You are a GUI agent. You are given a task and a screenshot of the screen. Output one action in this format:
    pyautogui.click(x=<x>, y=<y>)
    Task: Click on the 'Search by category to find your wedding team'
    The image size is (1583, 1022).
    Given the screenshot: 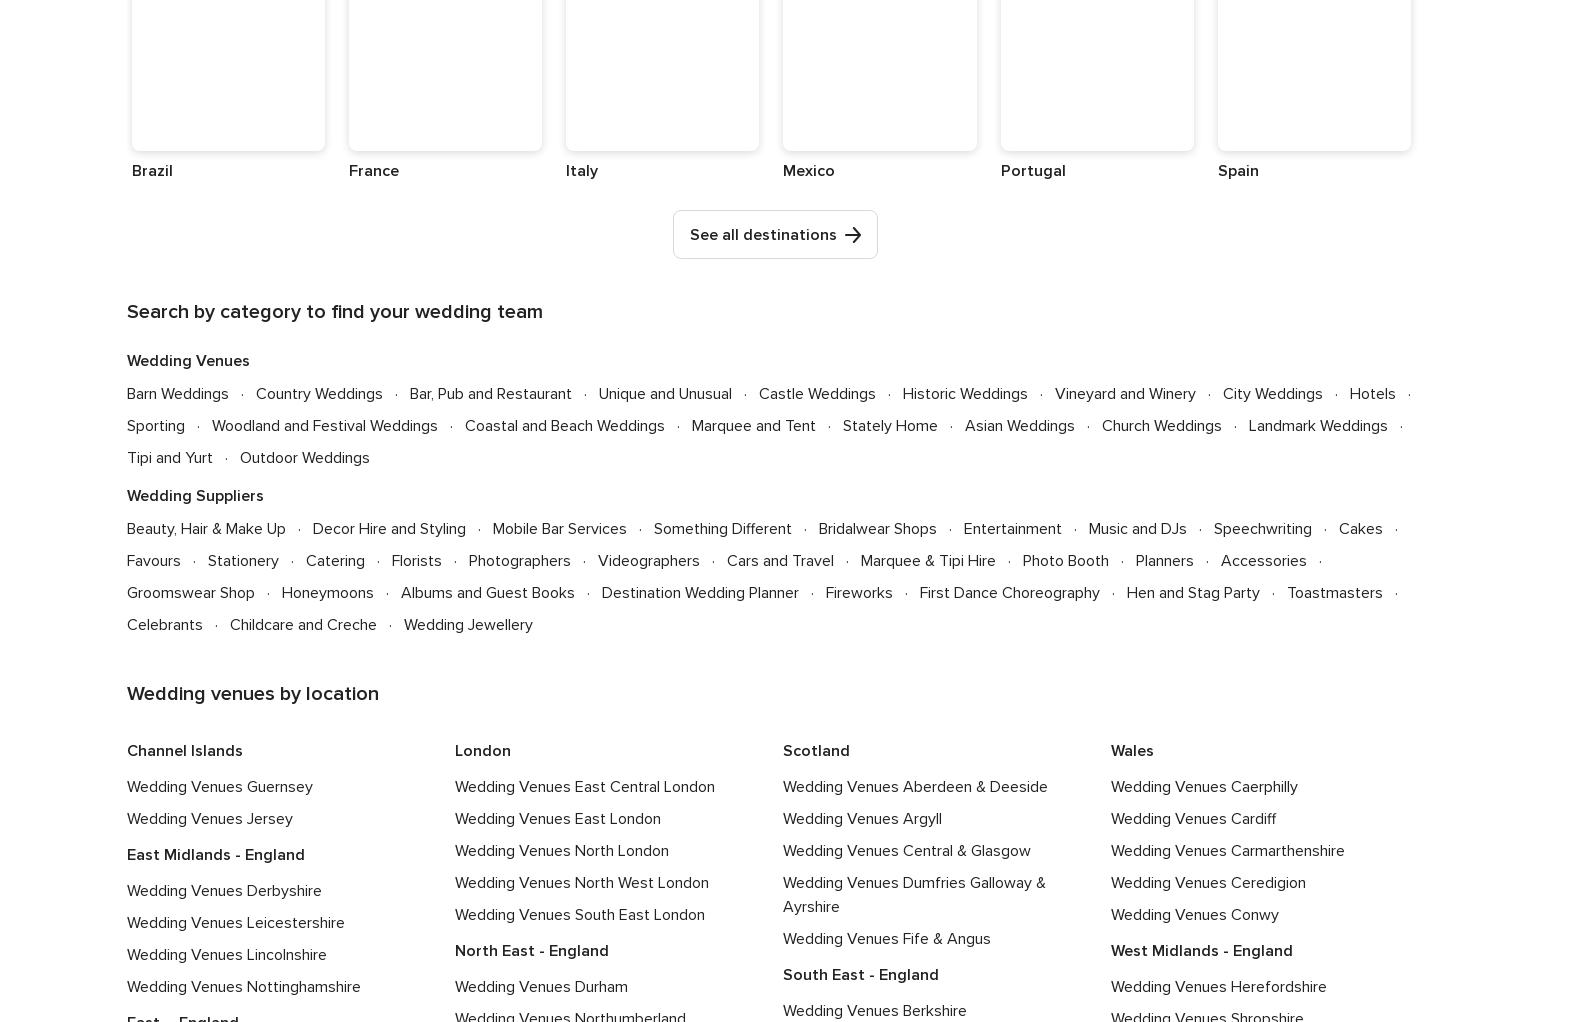 What is the action you would take?
    pyautogui.click(x=333, y=309)
    